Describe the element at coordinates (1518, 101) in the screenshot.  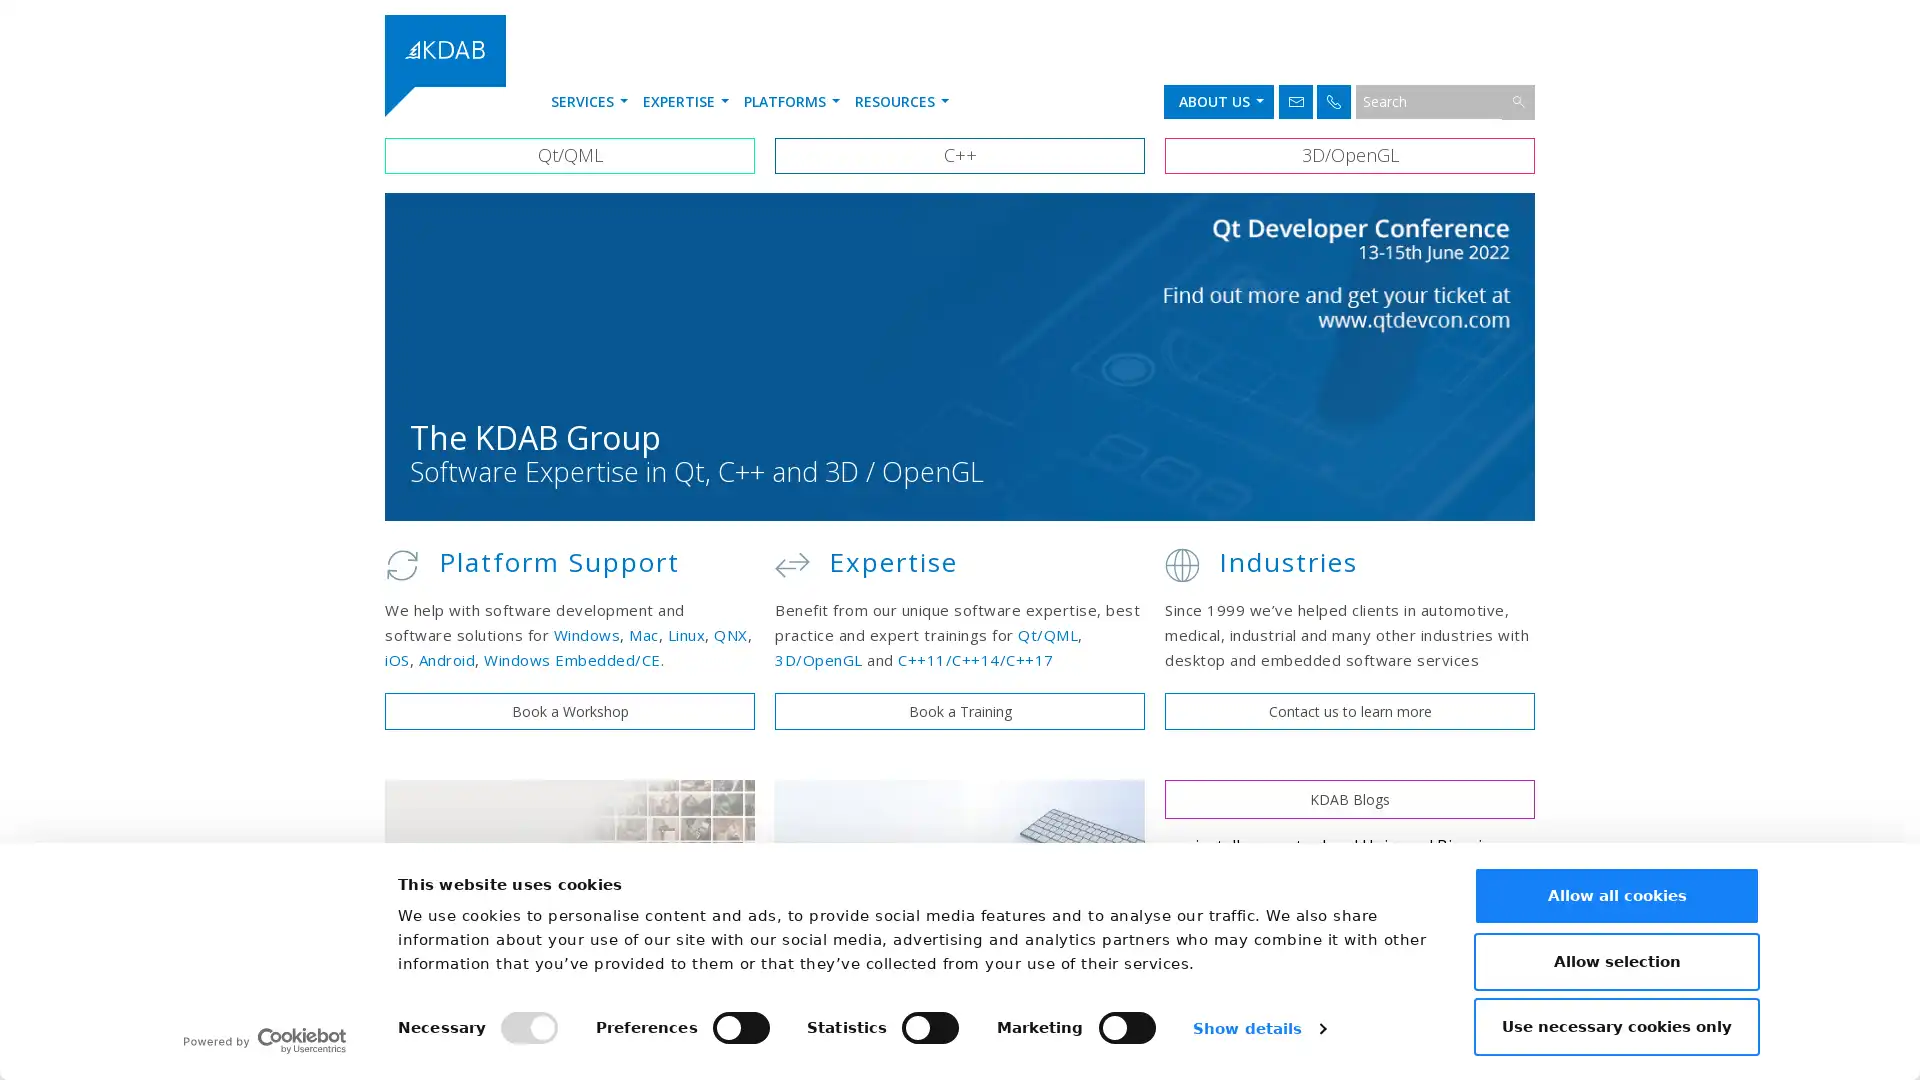
I see `Search` at that location.